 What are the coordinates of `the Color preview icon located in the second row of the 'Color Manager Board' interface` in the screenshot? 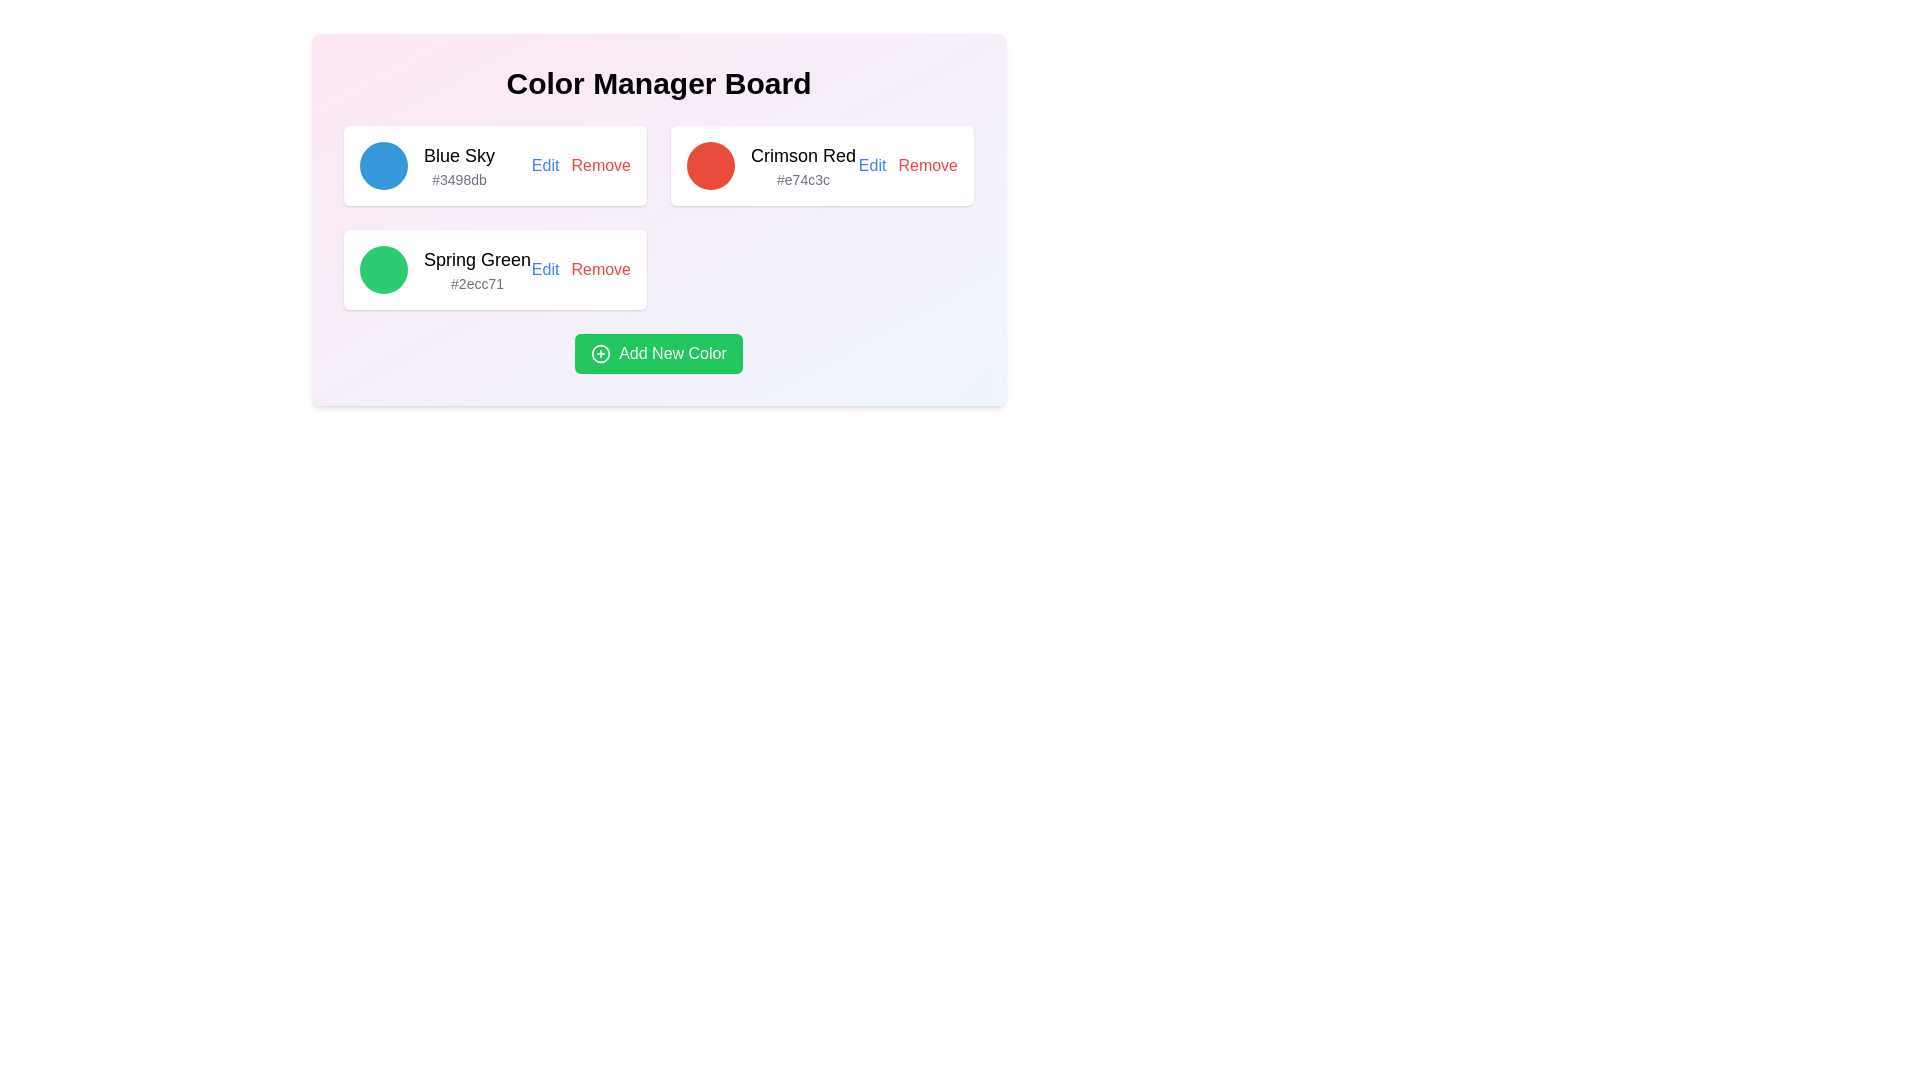 It's located at (710, 164).